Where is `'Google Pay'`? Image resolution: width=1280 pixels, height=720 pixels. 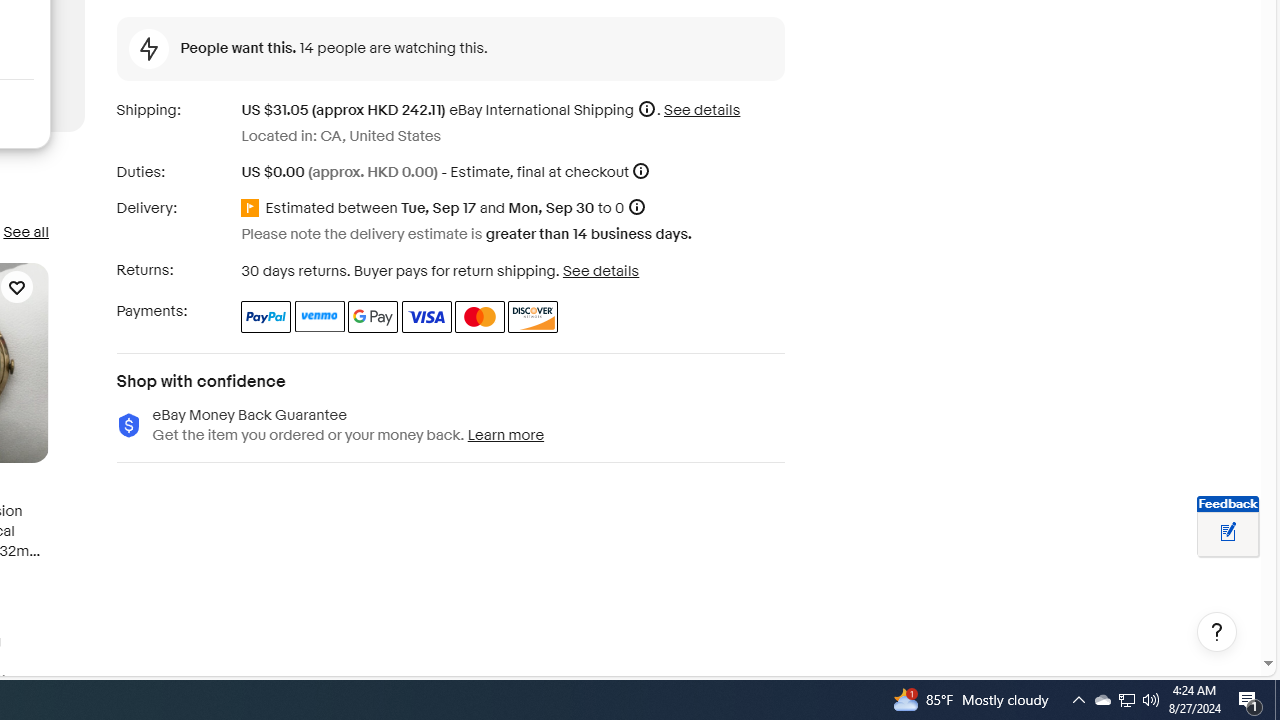 'Google Pay' is located at coordinates (373, 315).